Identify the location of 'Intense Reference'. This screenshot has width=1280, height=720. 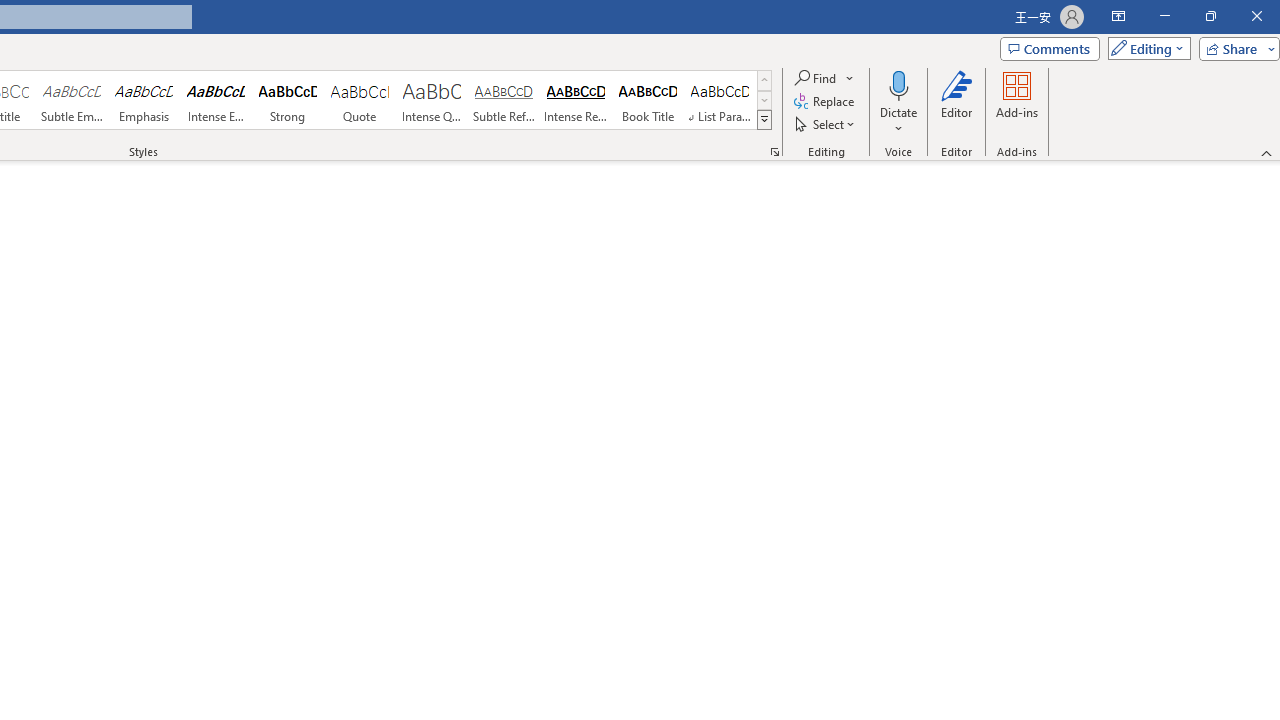
(575, 100).